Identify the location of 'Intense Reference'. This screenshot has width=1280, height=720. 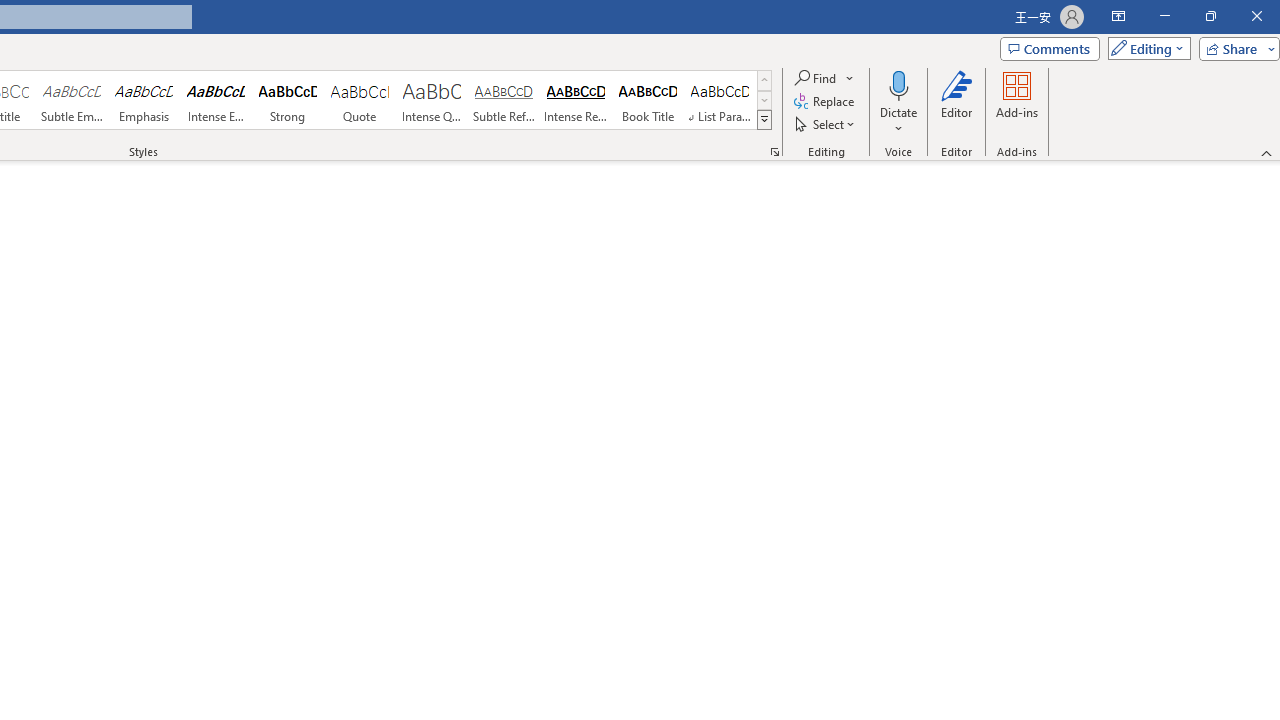
(575, 100).